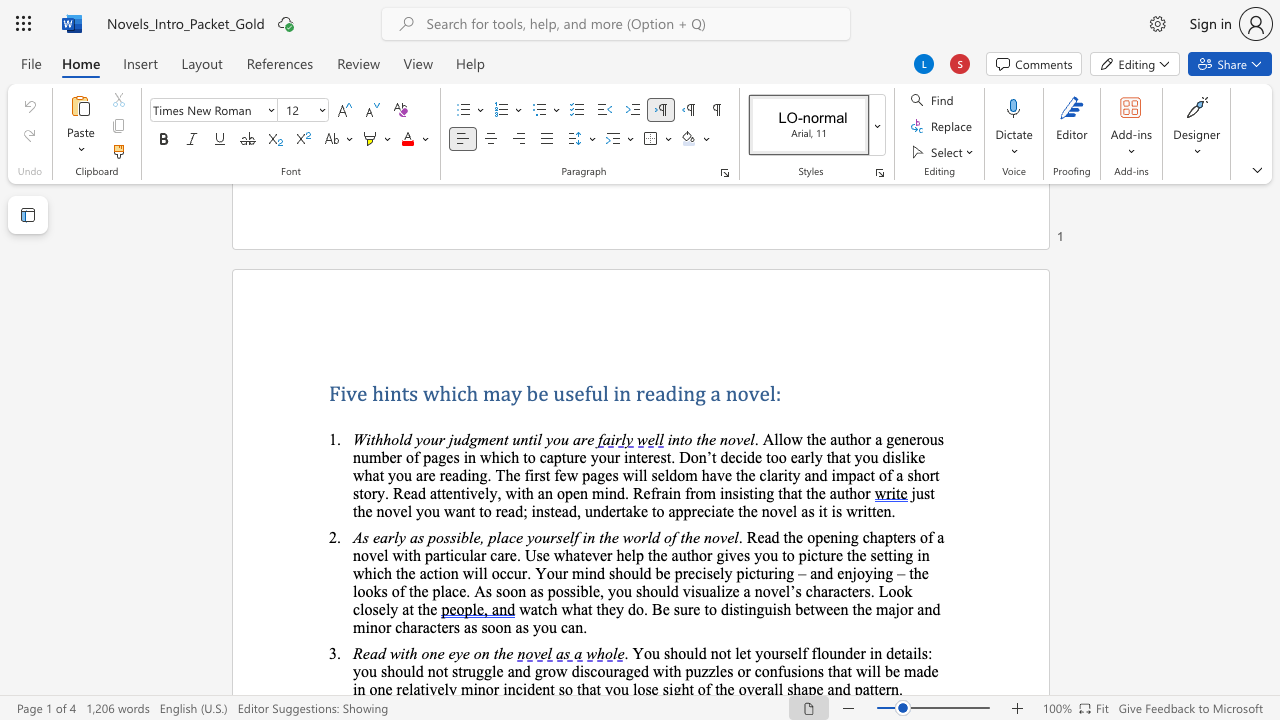  What do you see at coordinates (712, 438) in the screenshot?
I see `the 1th character "e" in the text` at bounding box center [712, 438].